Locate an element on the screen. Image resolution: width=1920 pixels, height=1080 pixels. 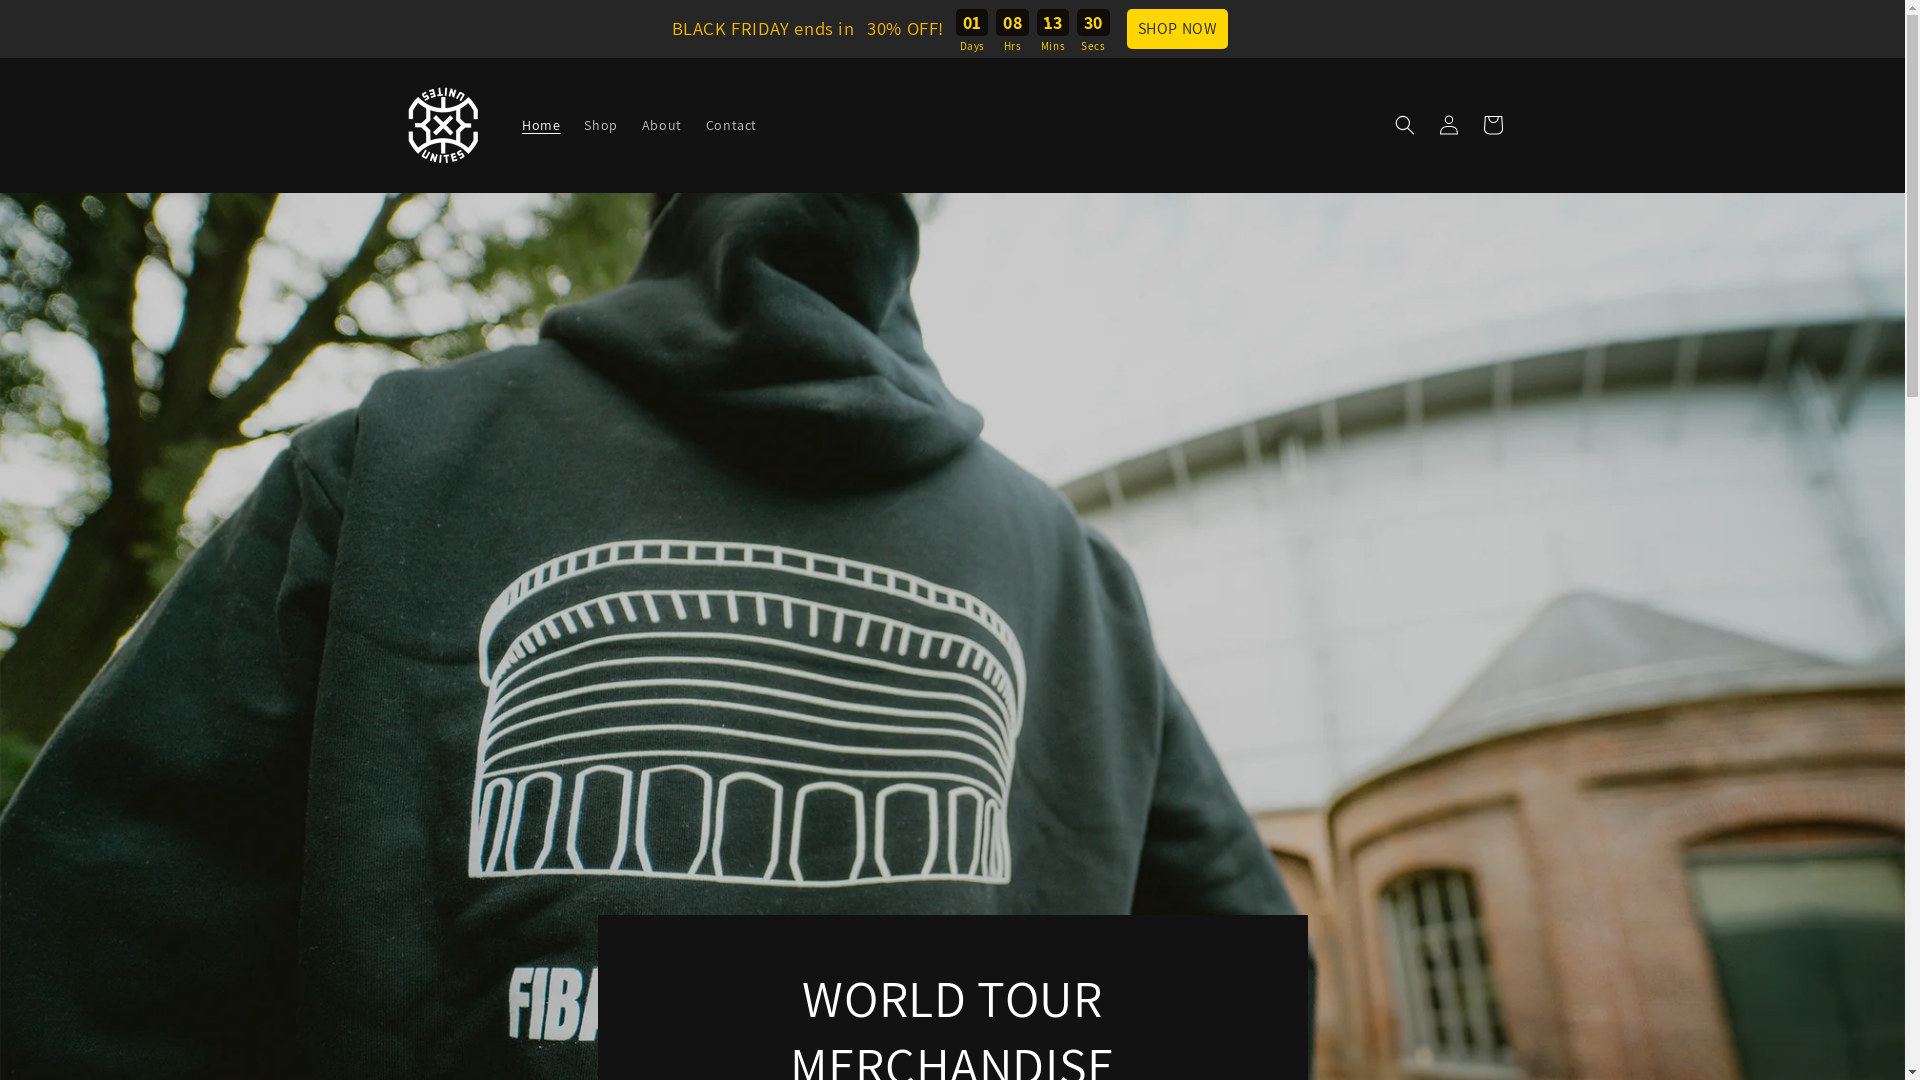
'Home' is located at coordinates (541, 124).